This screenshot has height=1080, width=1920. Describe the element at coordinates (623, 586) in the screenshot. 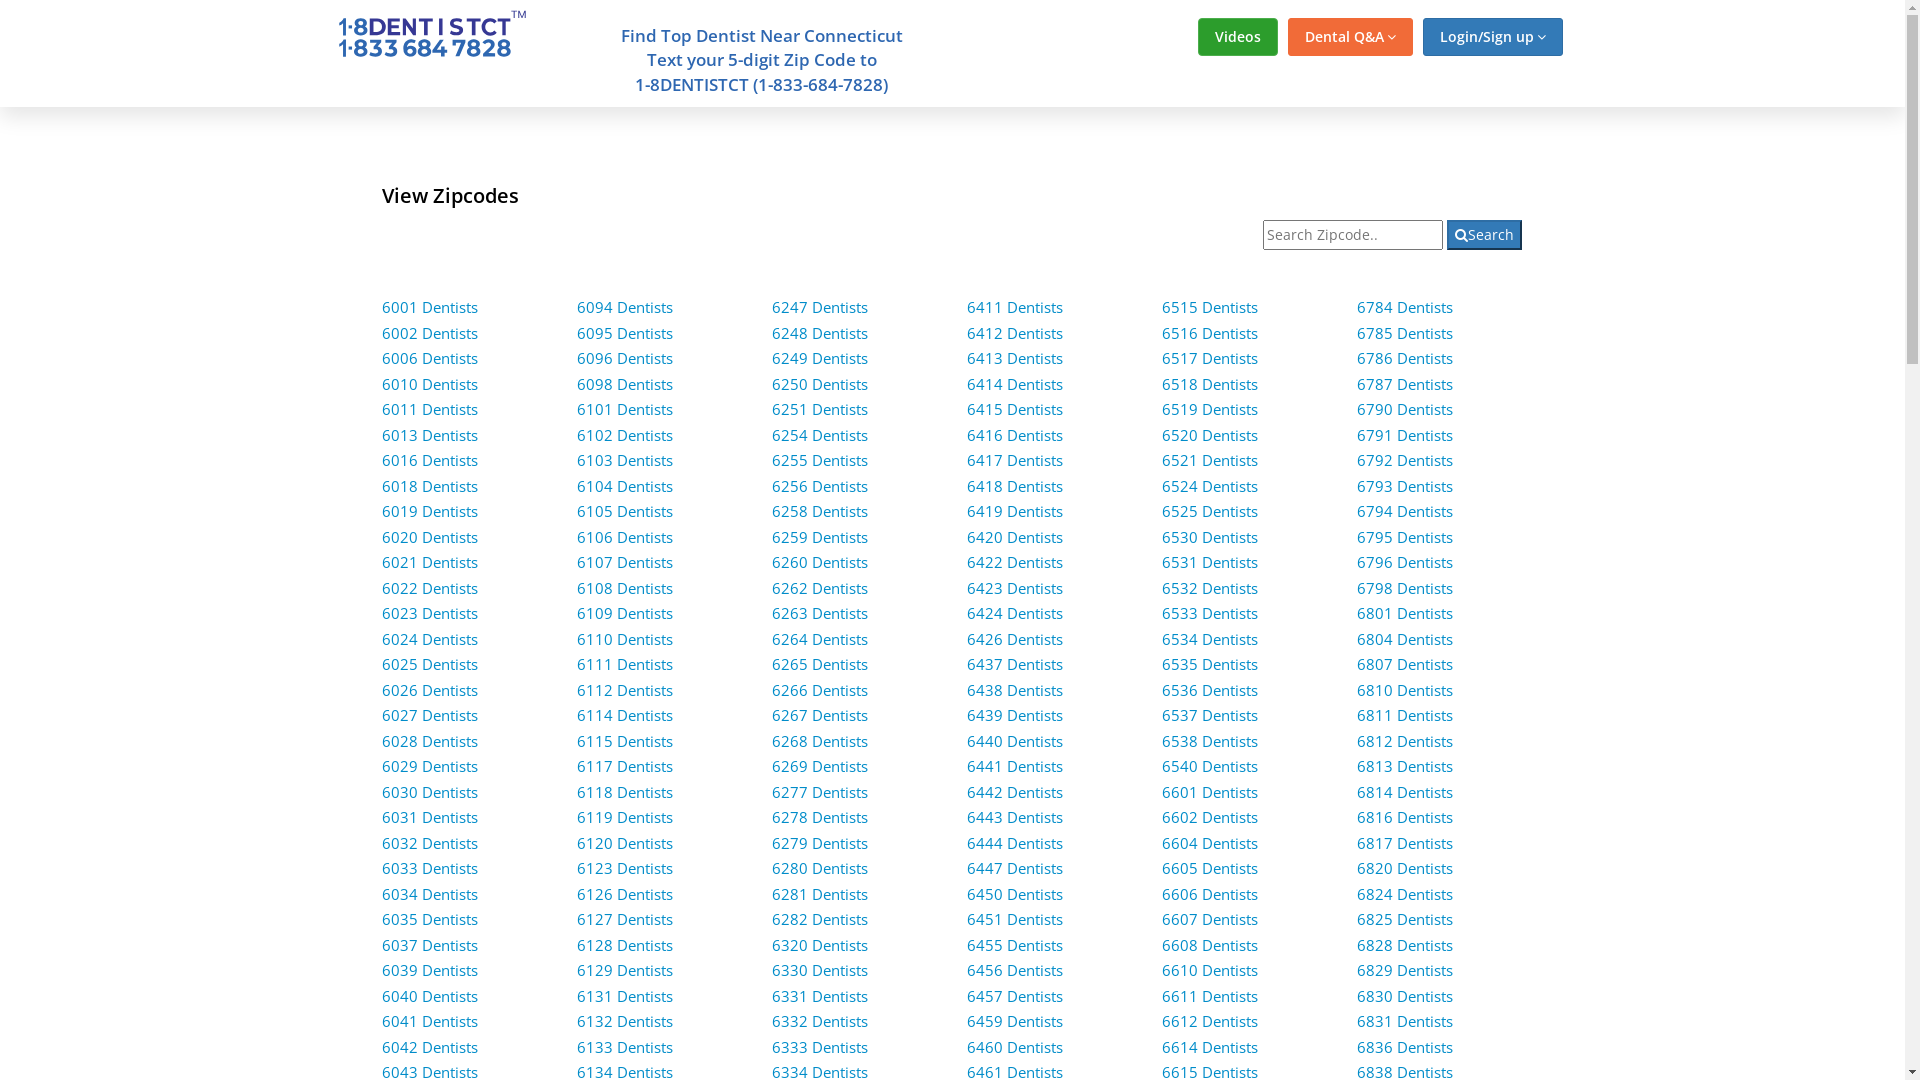

I see `'6108 Dentists'` at that location.